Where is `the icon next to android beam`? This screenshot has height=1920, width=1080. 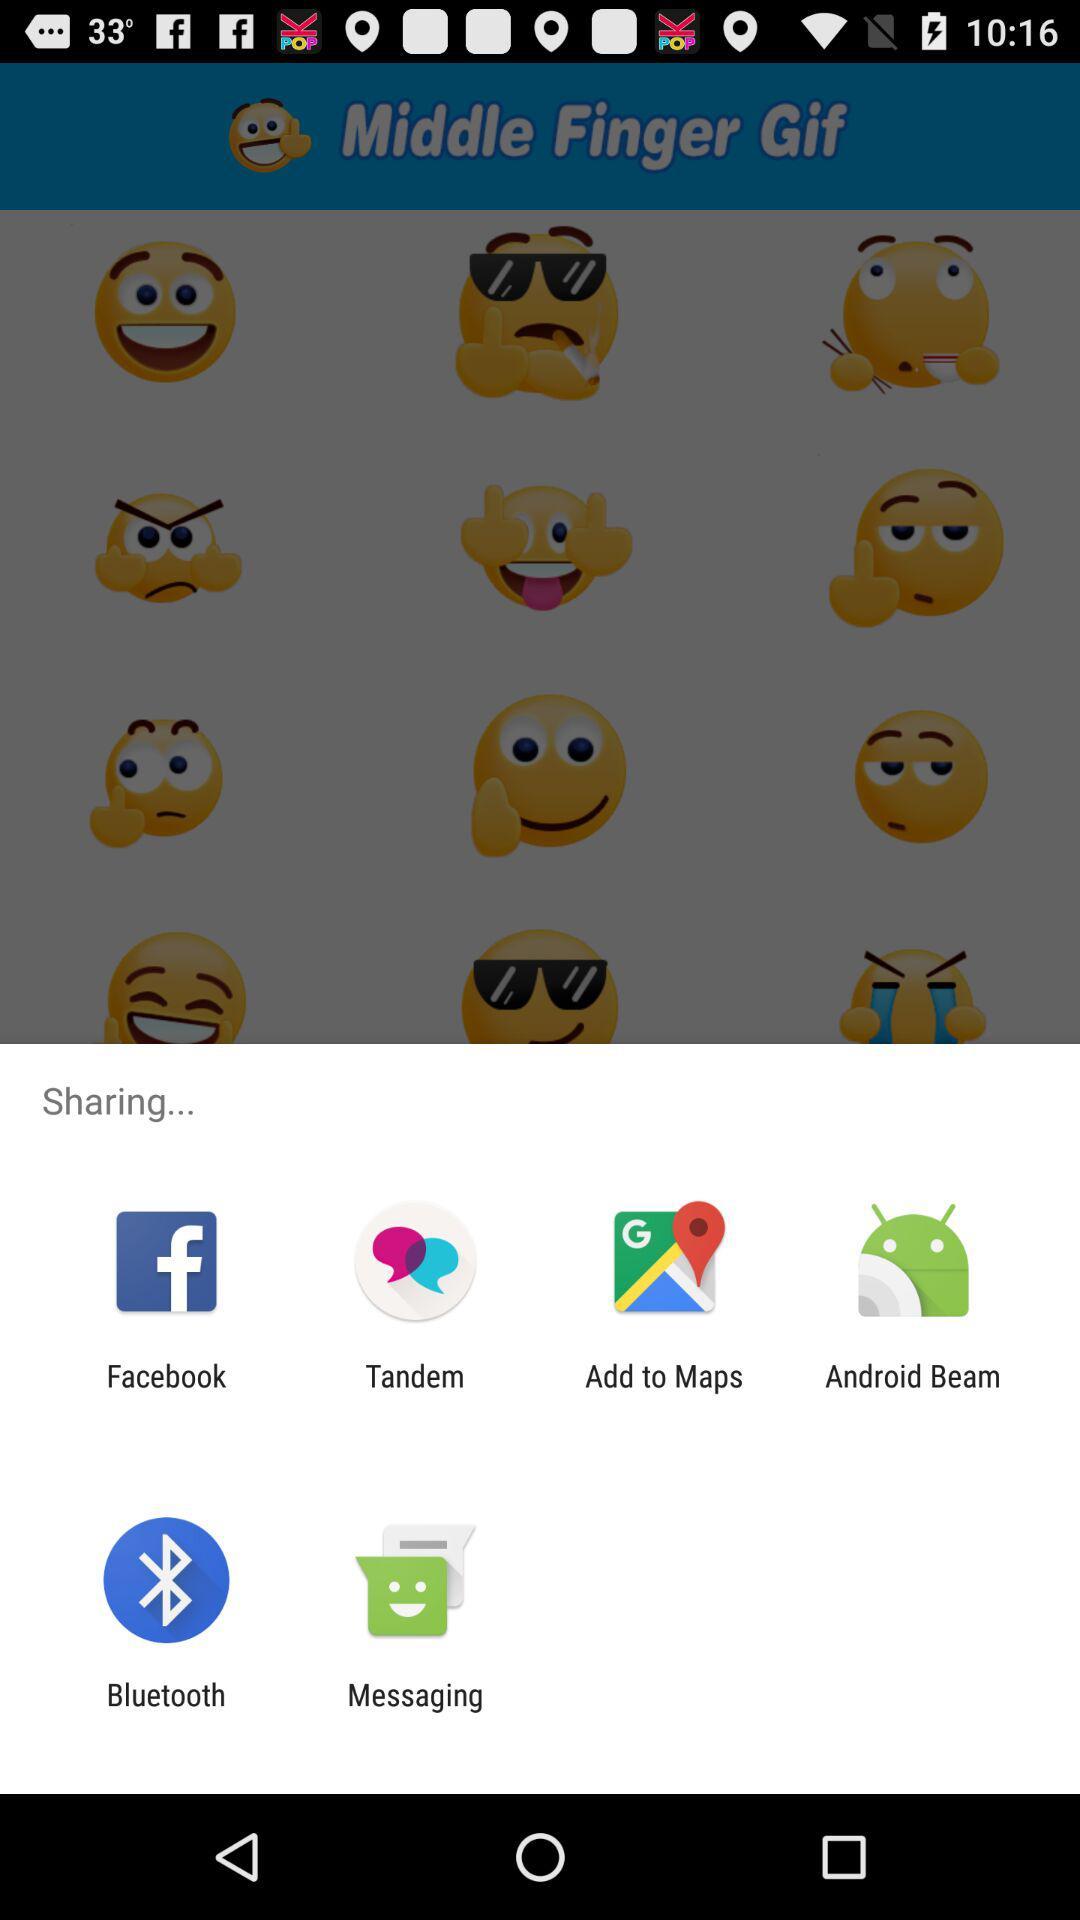 the icon next to android beam is located at coordinates (664, 1392).